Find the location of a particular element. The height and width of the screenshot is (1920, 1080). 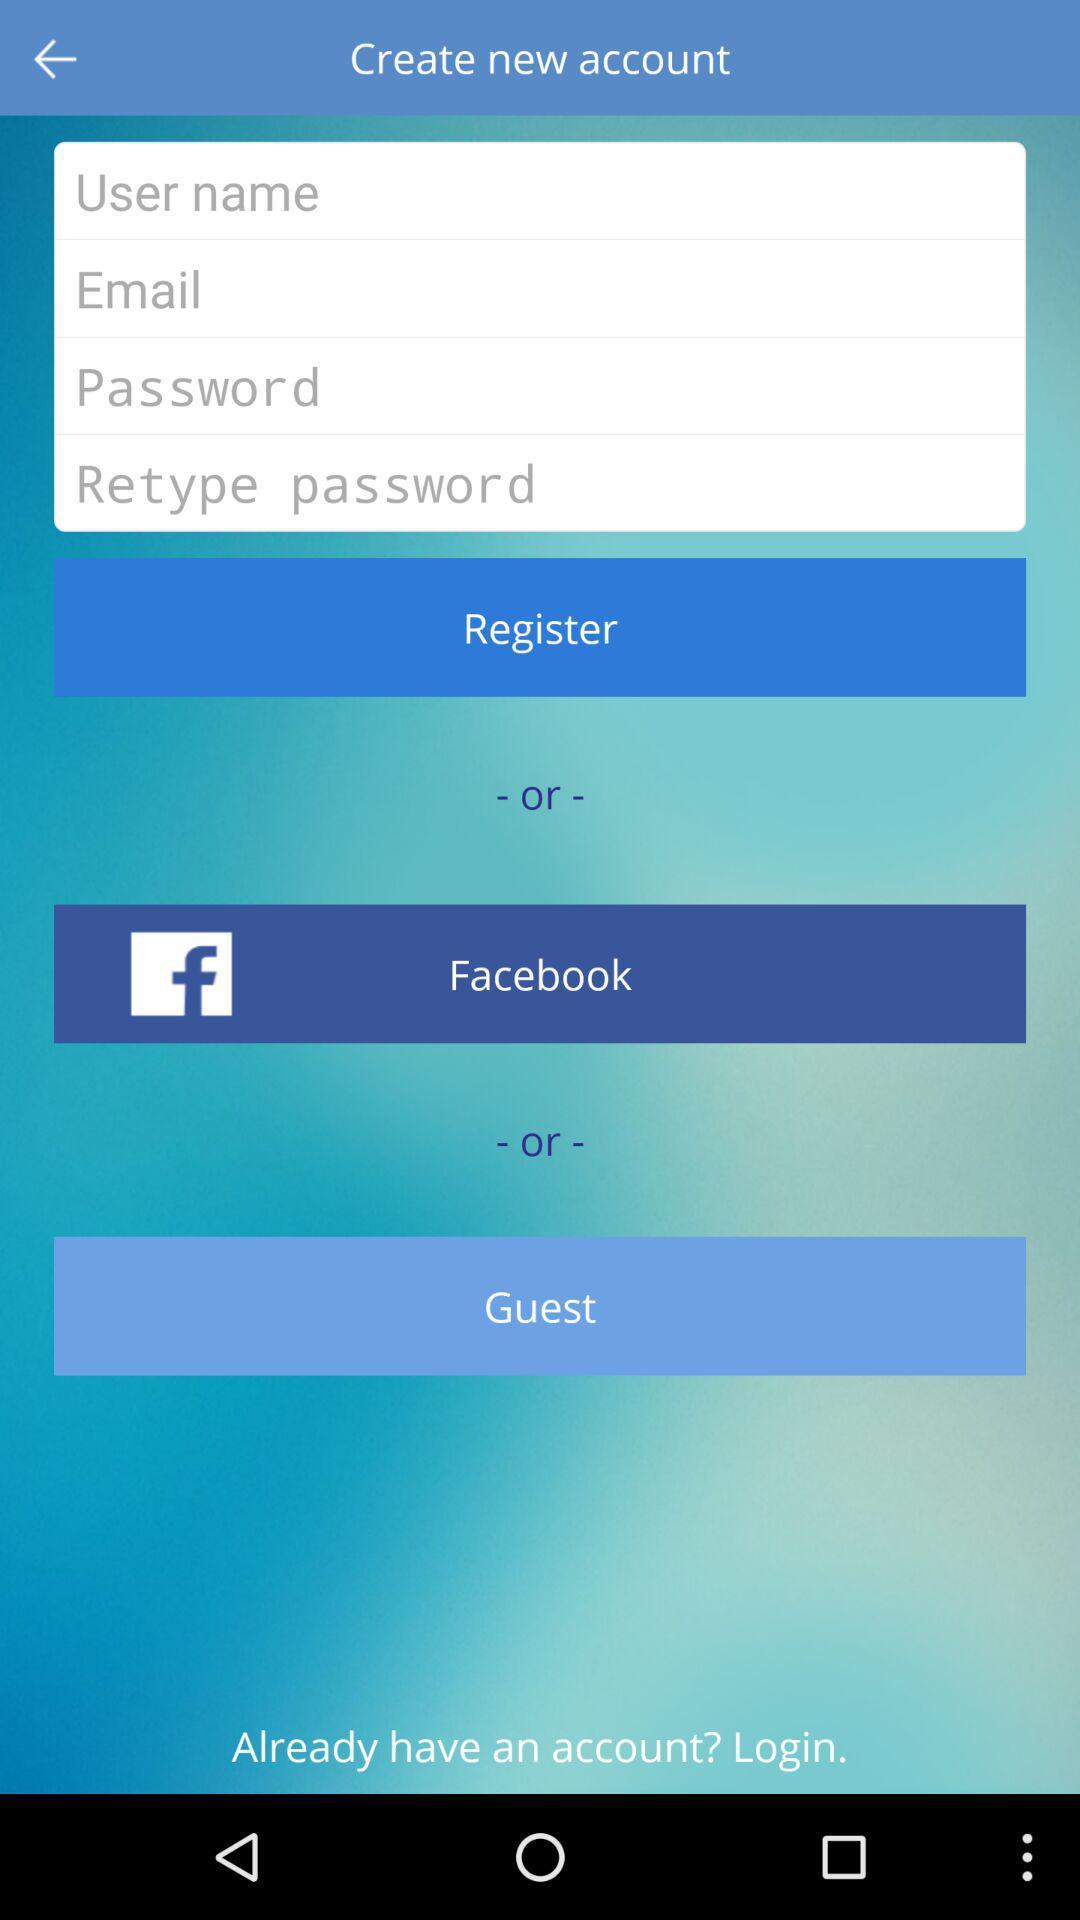

the first text field on the web page is located at coordinates (540, 190).